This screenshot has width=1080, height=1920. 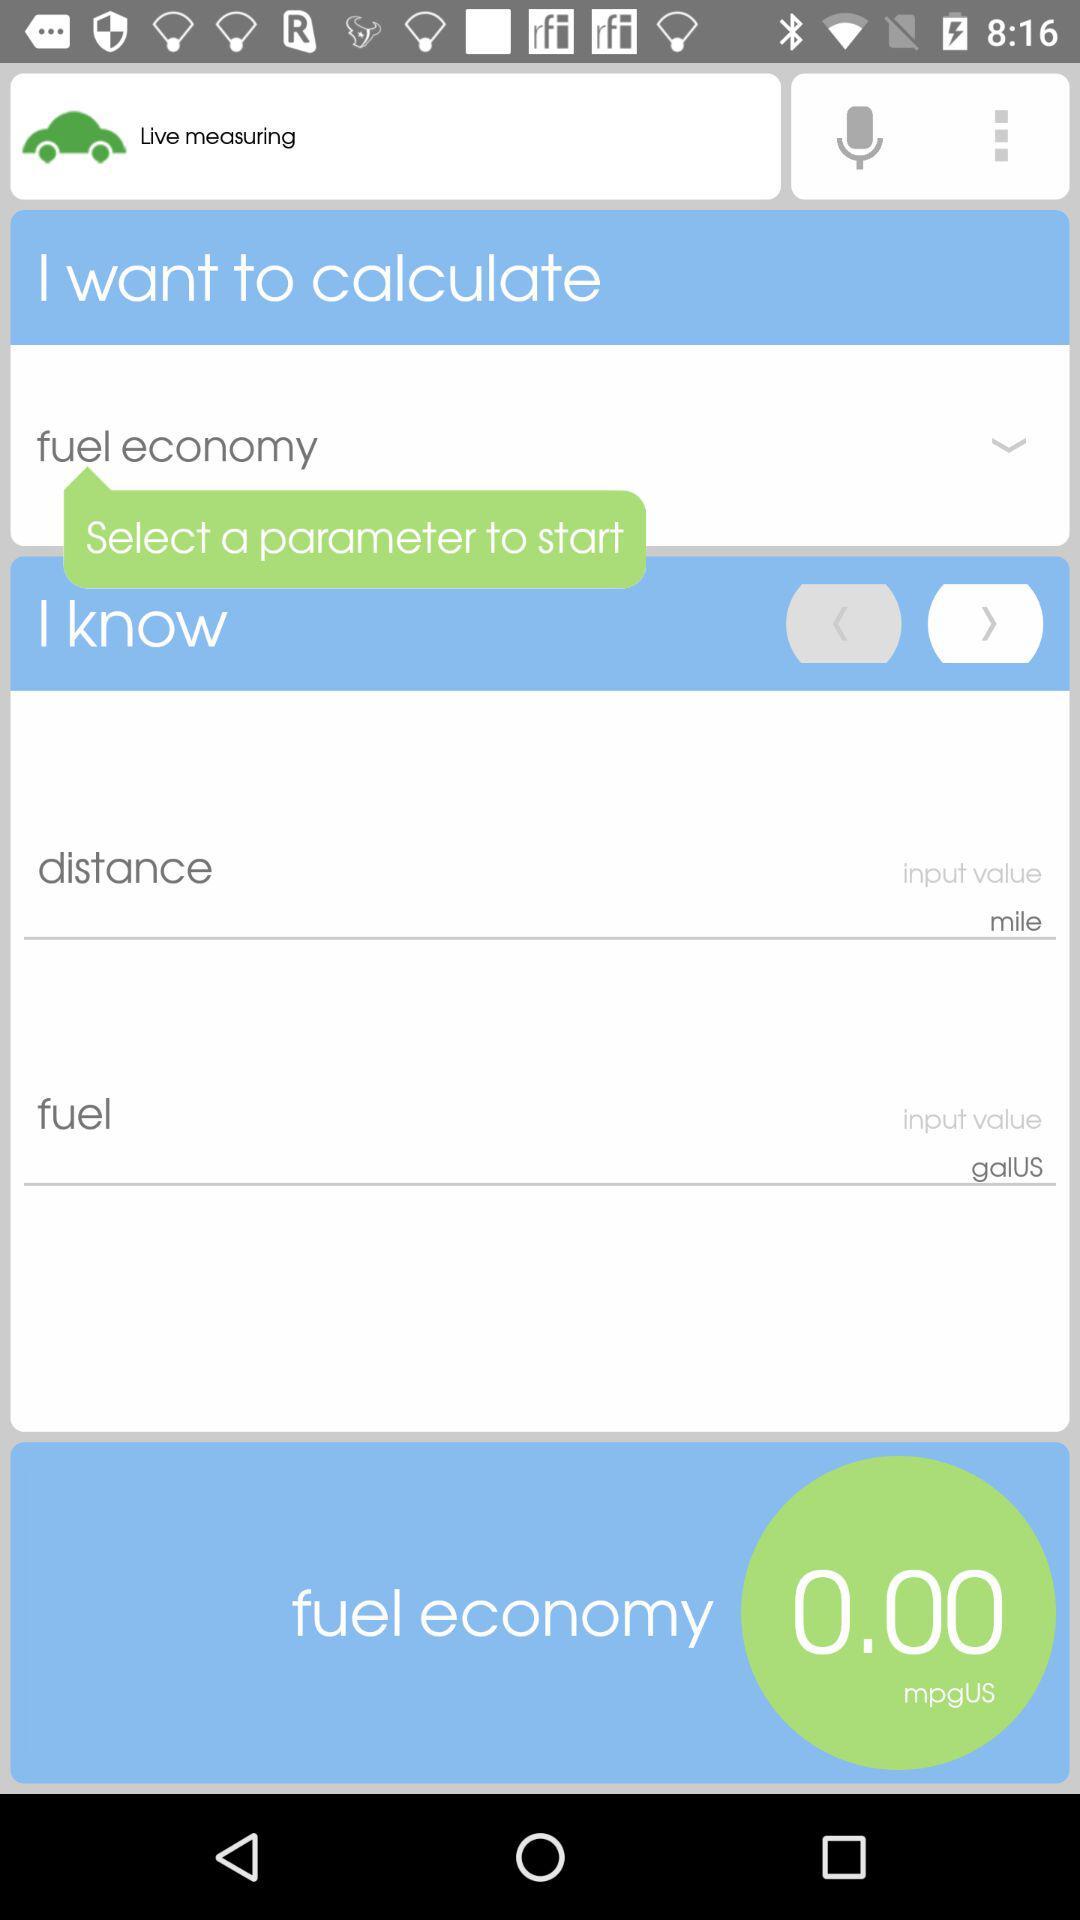 I want to click on next, so click(x=984, y=622).